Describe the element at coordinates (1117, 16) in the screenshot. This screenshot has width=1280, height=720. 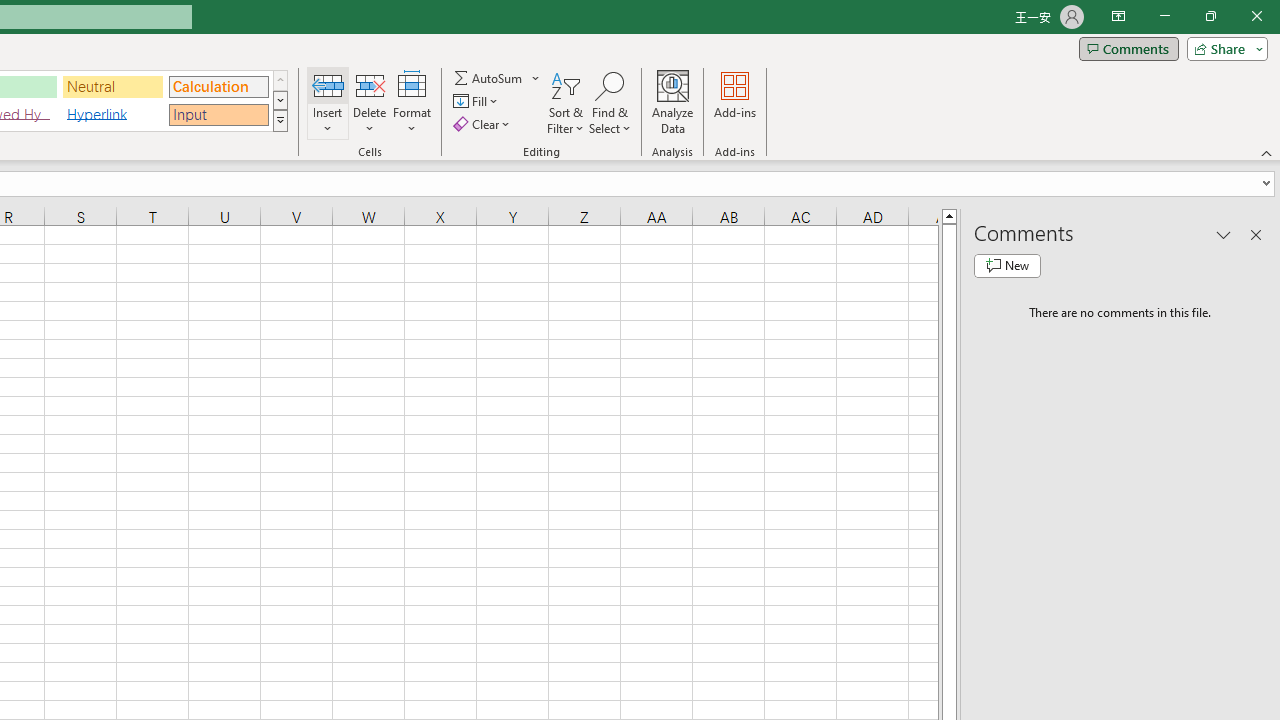
I see `'Ribbon Display Options'` at that location.